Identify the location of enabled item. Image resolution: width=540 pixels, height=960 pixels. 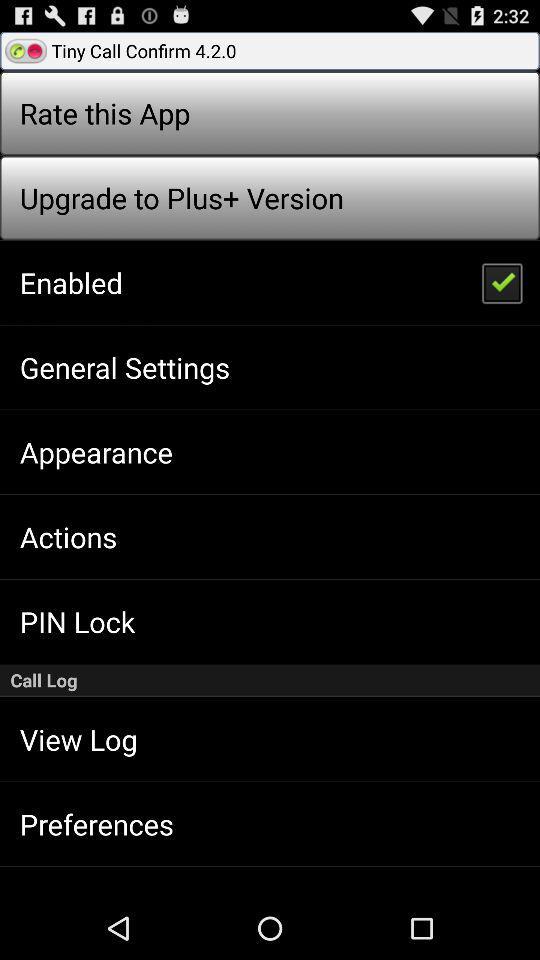
(70, 281).